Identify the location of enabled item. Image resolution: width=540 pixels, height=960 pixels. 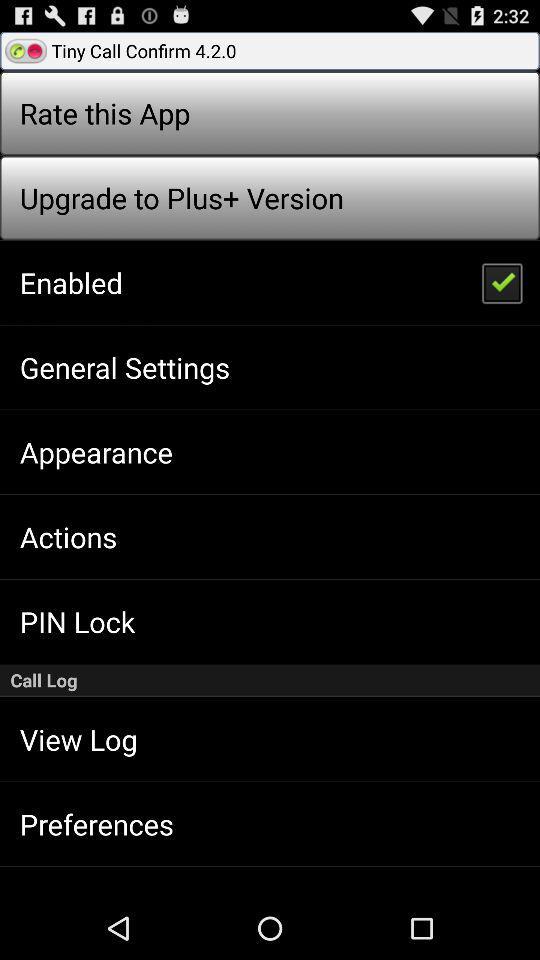
(70, 281).